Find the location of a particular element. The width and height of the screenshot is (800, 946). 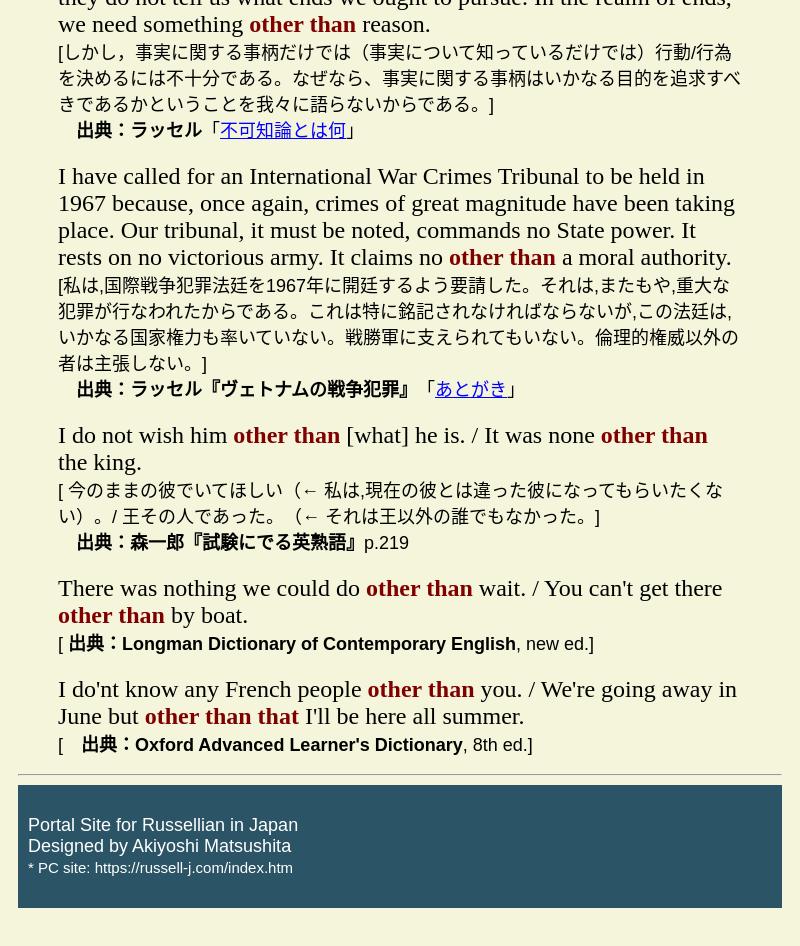

', new ed.]' is located at coordinates (515, 642).